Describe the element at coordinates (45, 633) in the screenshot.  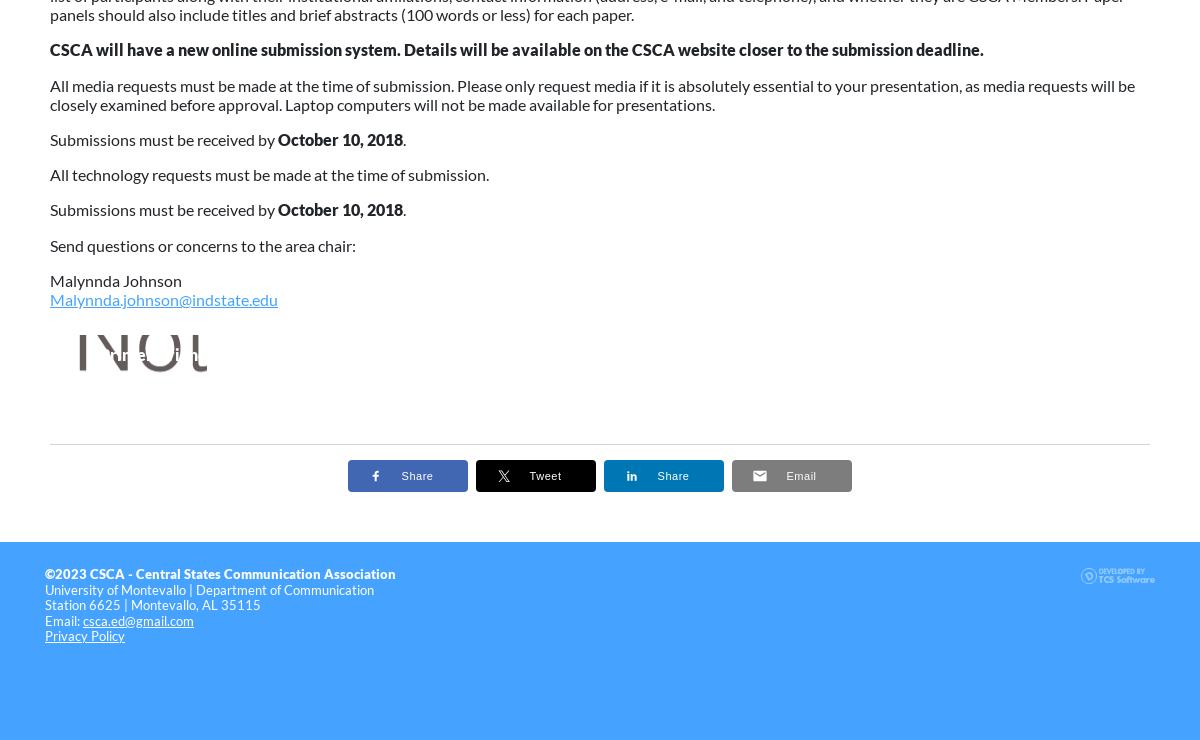
I see `'Privacy Policy'` at that location.